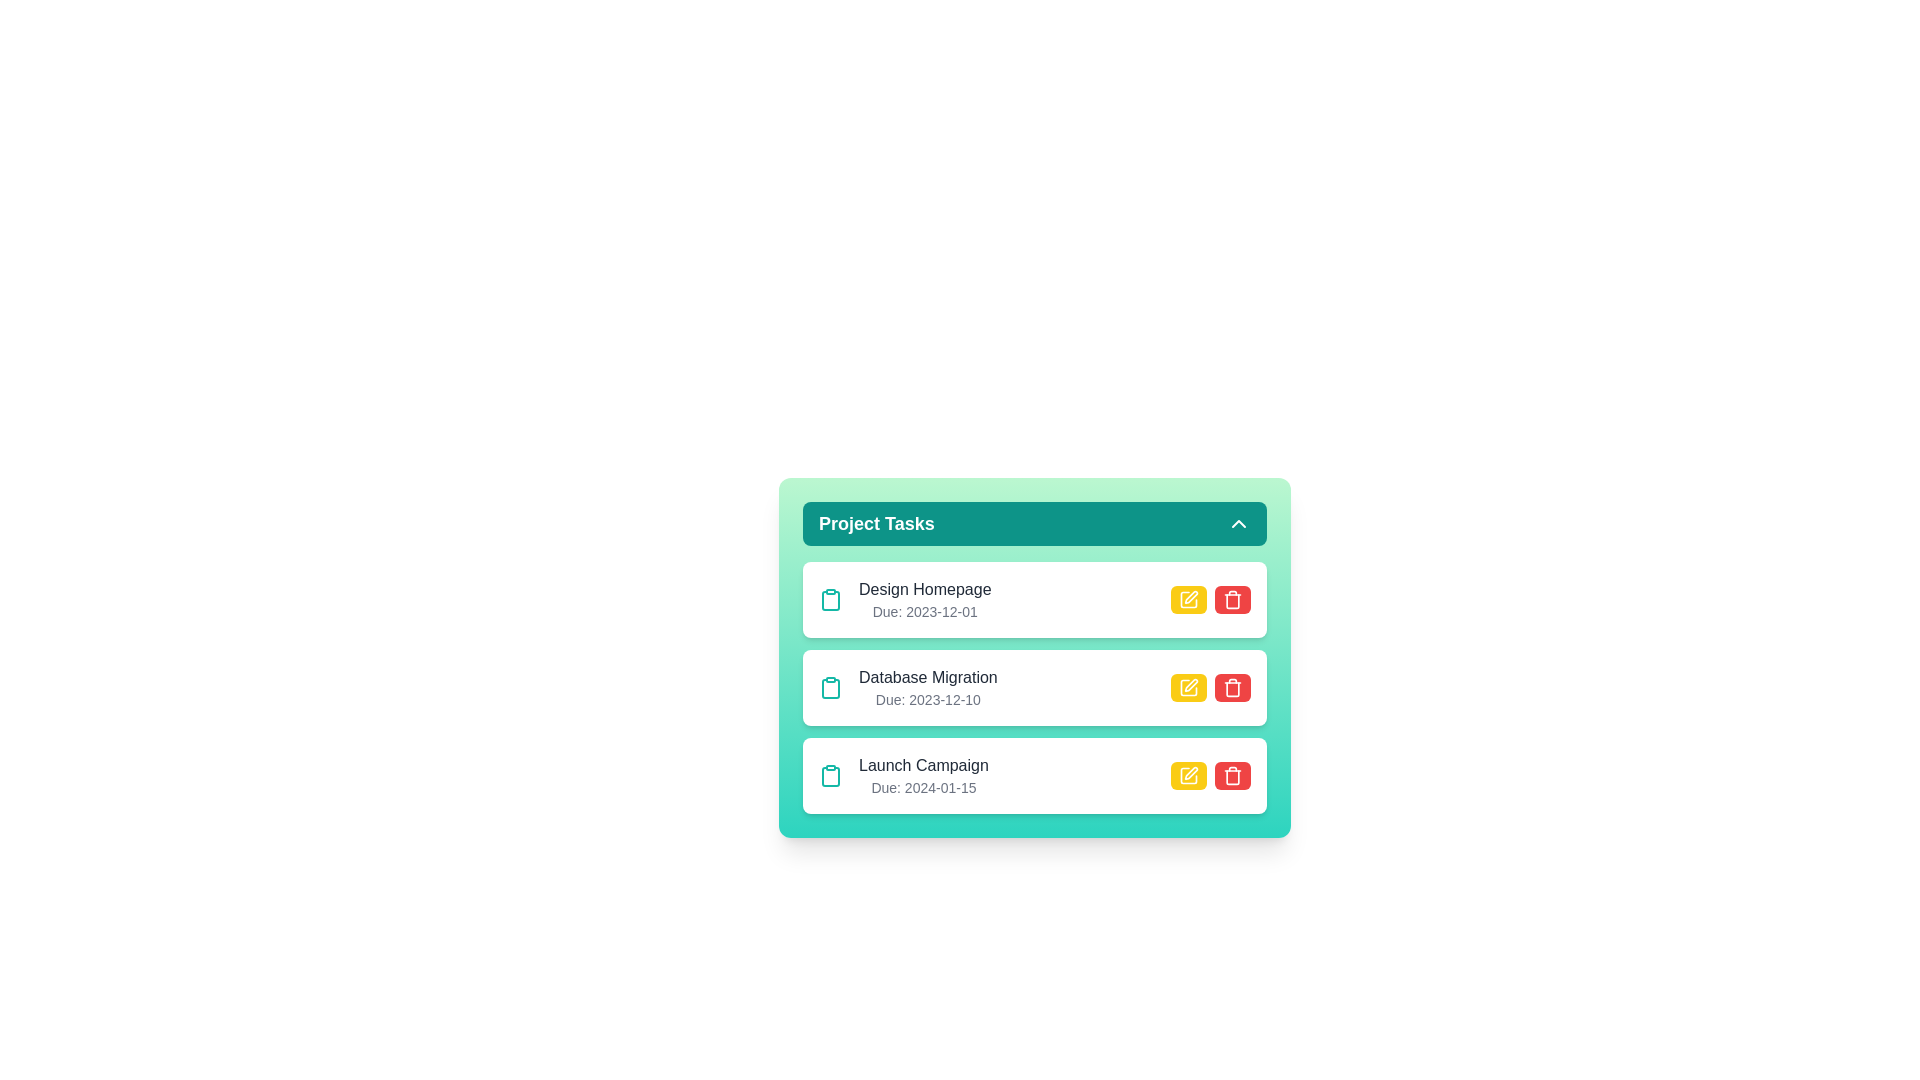 The height and width of the screenshot is (1080, 1920). What do you see at coordinates (1189, 686) in the screenshot?
I see `the edit button for the task titled 'Database Migration'` at bounding box center [1189, 686].